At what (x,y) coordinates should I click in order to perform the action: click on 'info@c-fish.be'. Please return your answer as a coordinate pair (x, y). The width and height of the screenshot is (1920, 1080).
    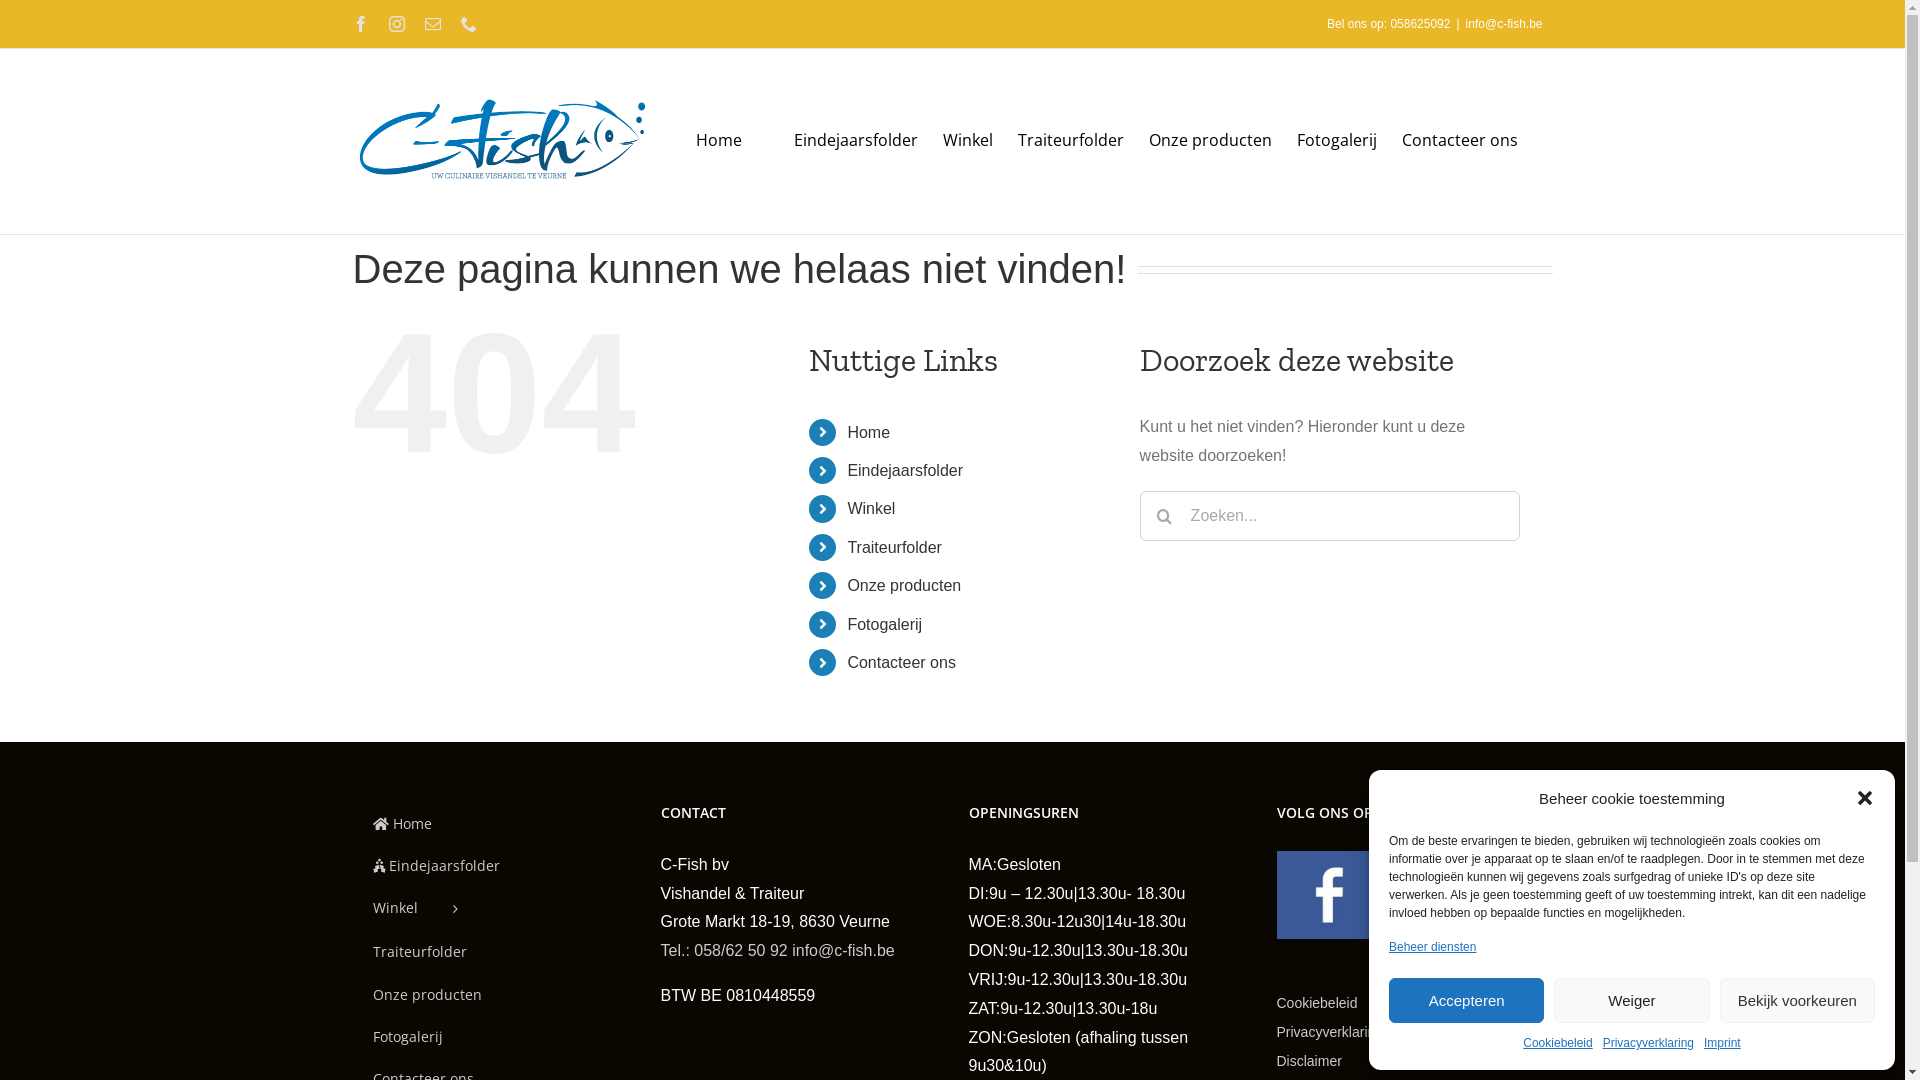
    Looking at the image, I should click on (1504, 23).